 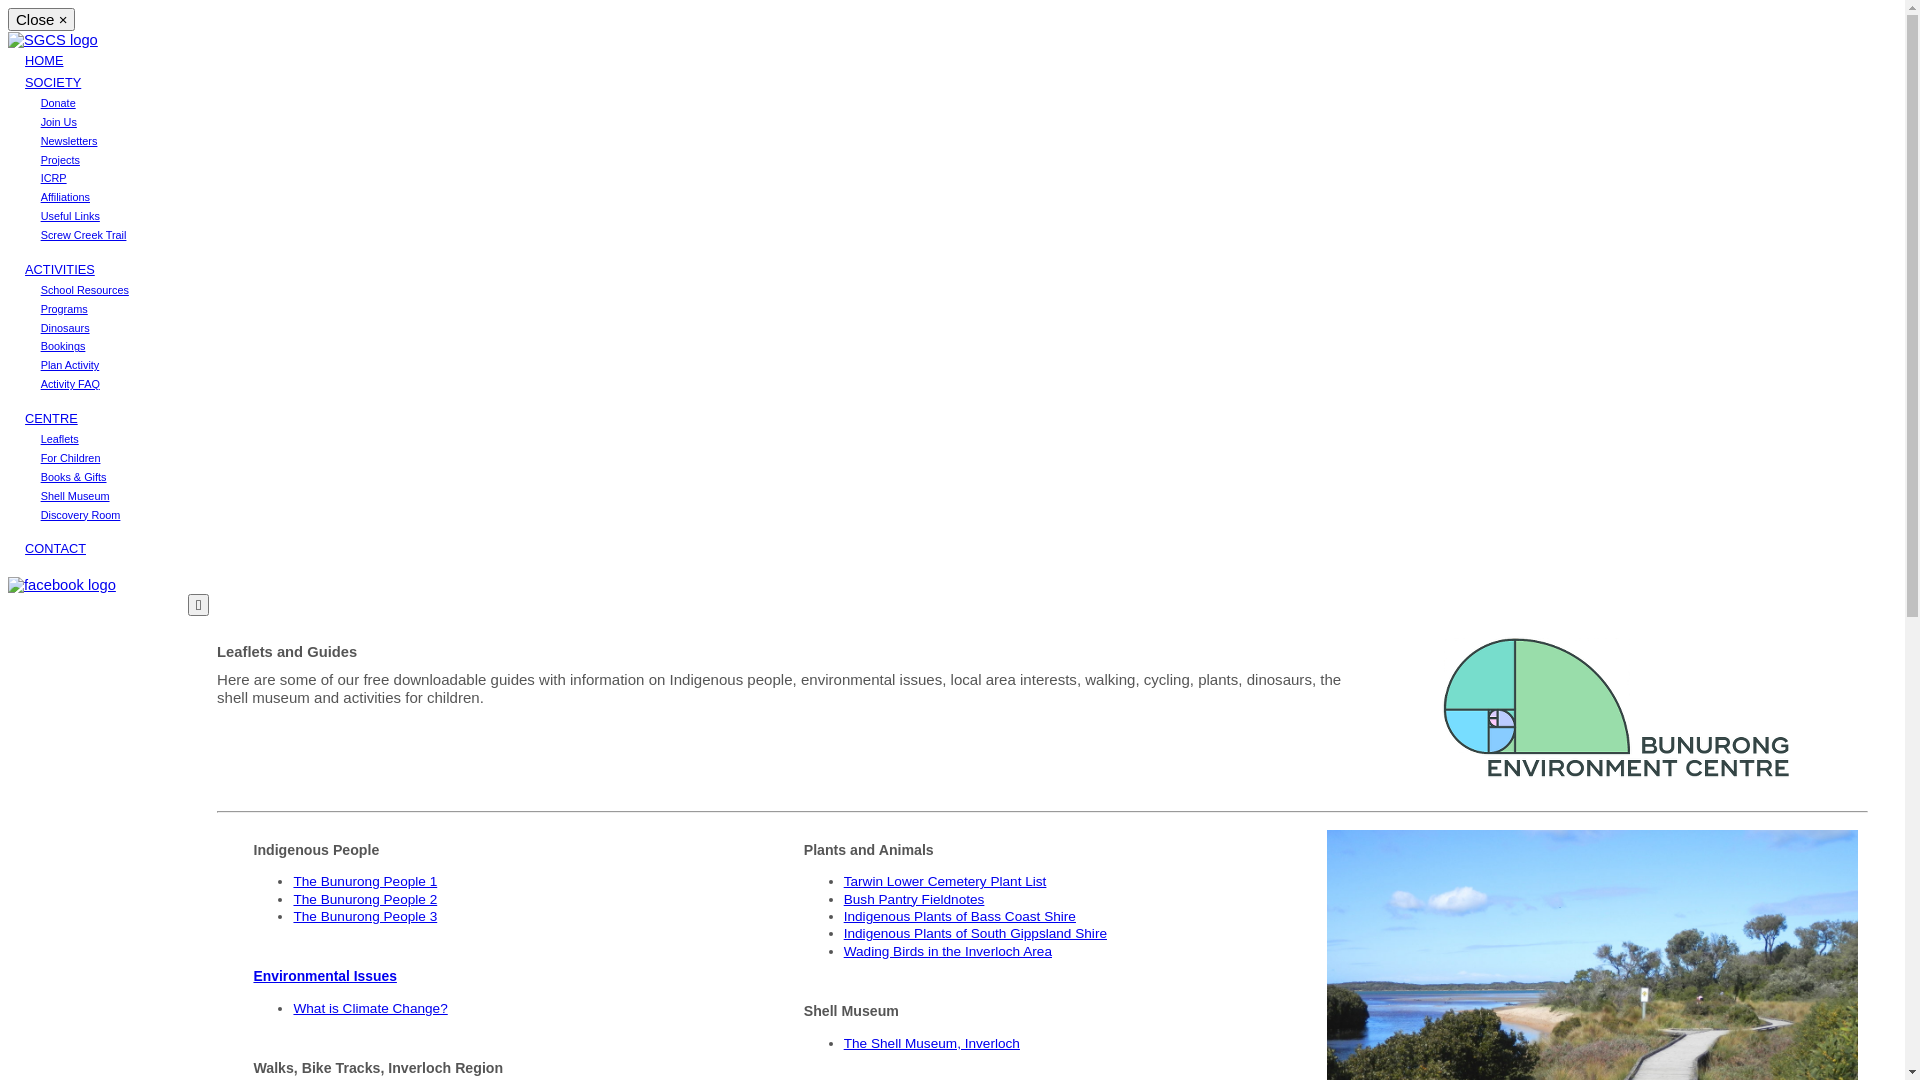 I want to click on 'CONTACT', so click(x=24, y=548).